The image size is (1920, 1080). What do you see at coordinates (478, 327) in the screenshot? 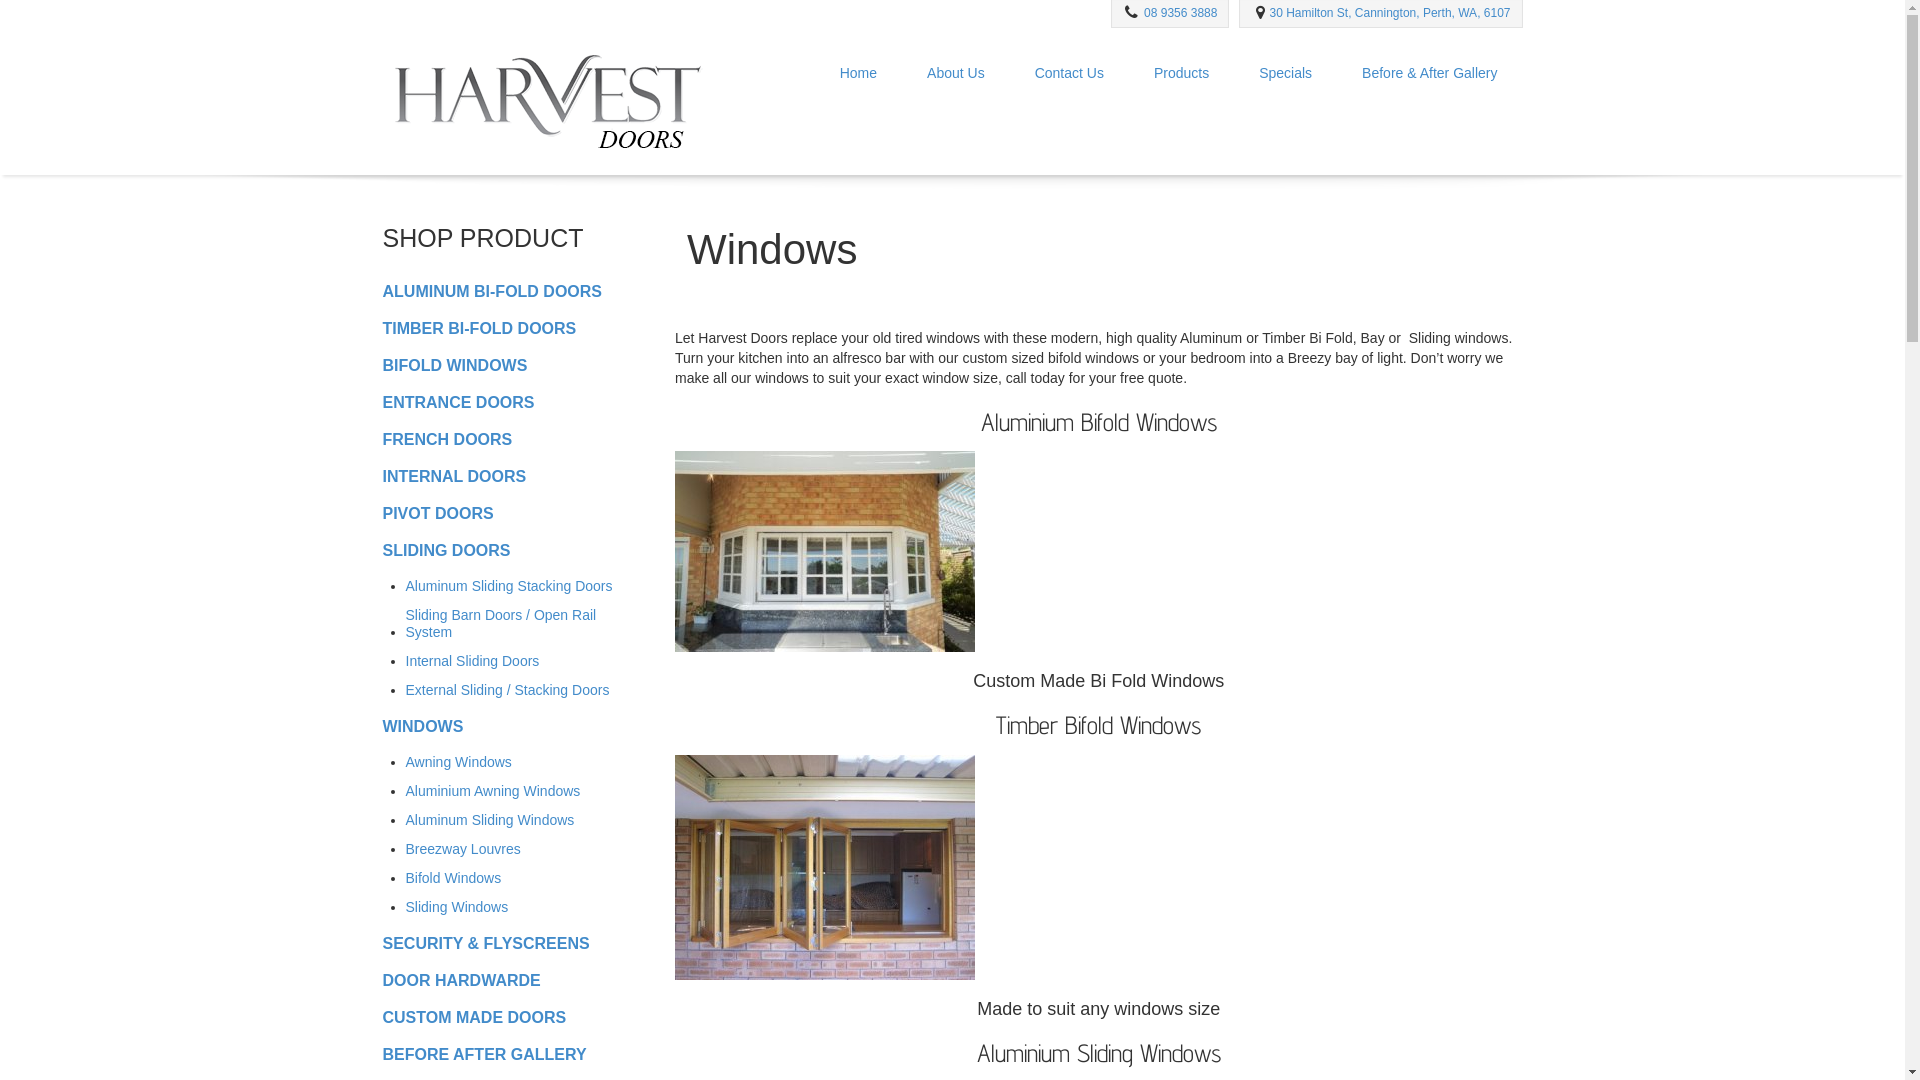
I see `'TIMBER BI-FOLD DOORS'` at bounding box center [478, 327].